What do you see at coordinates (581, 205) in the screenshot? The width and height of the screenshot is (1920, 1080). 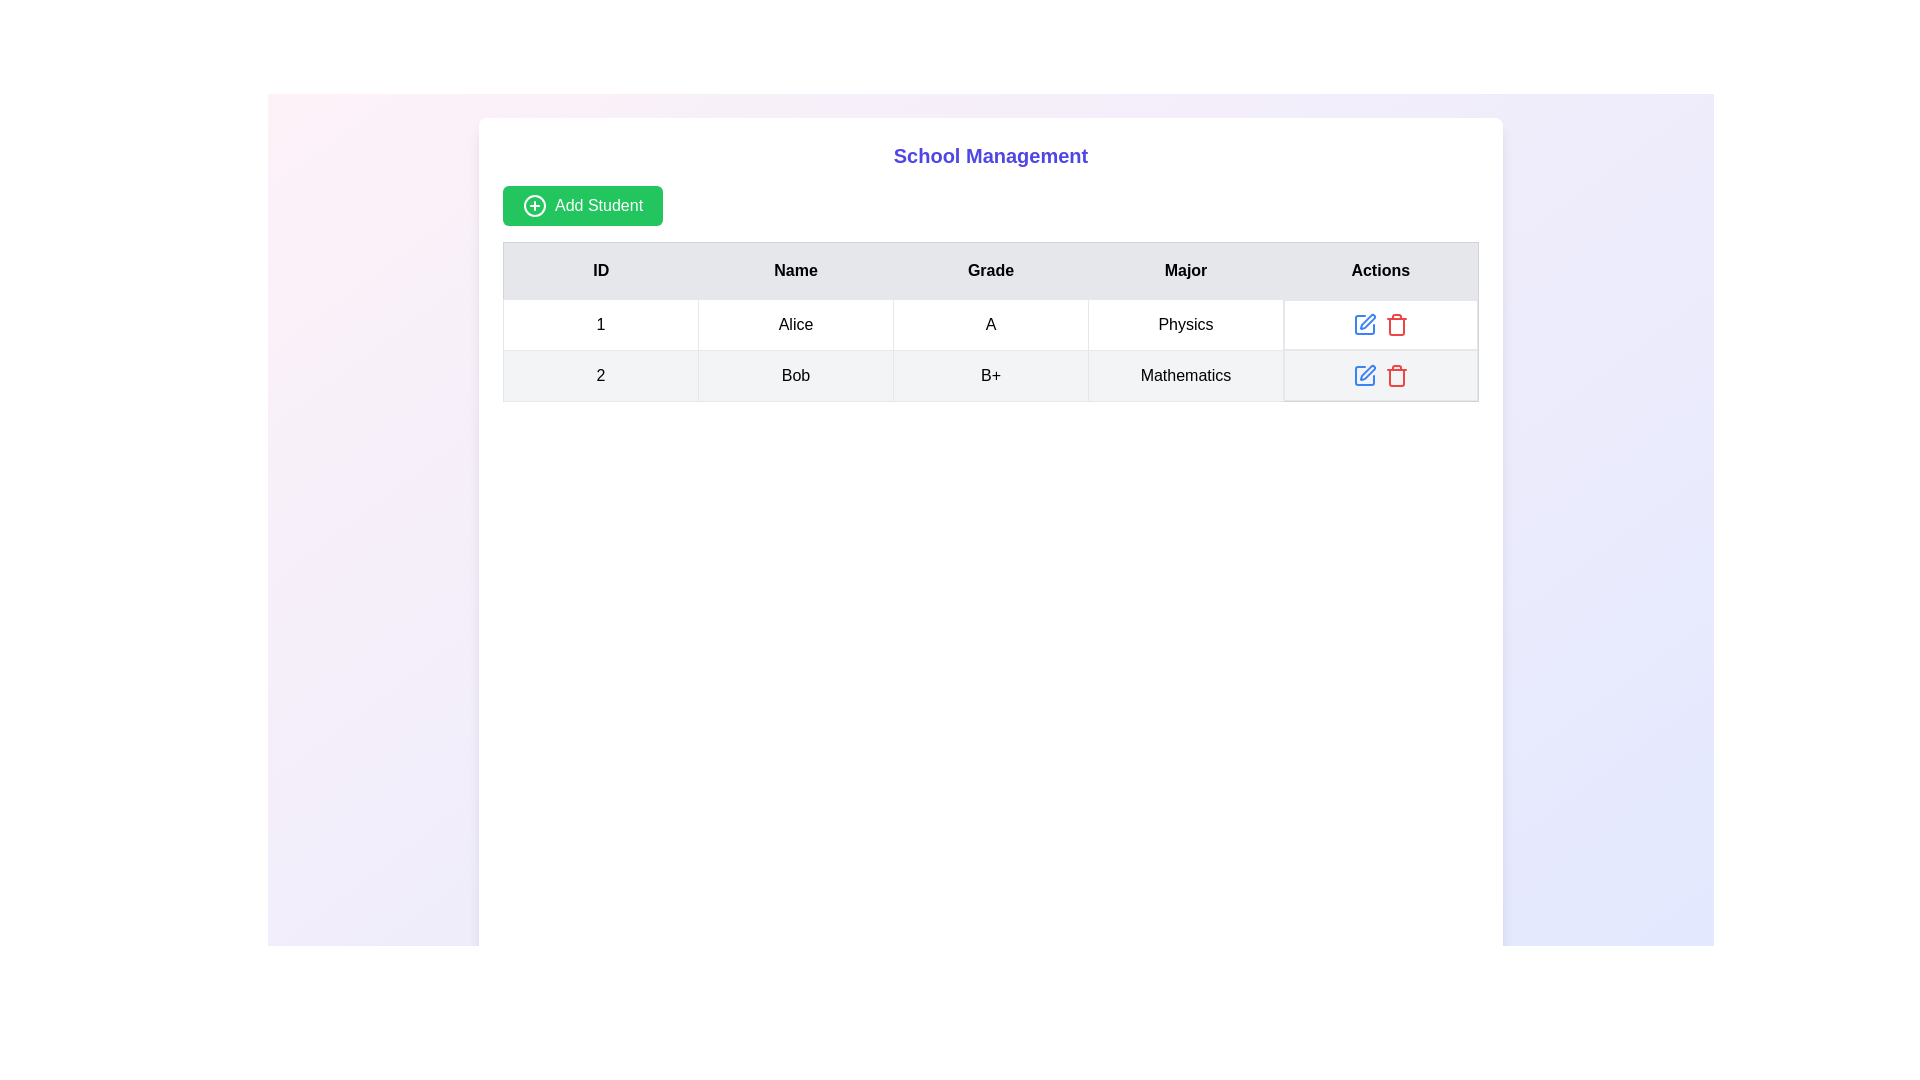 I see `the green rectangular 'Add Student' button with rounded corners located below the 'School Management' title to initiate adding a student` at bounding box center [581, 205].